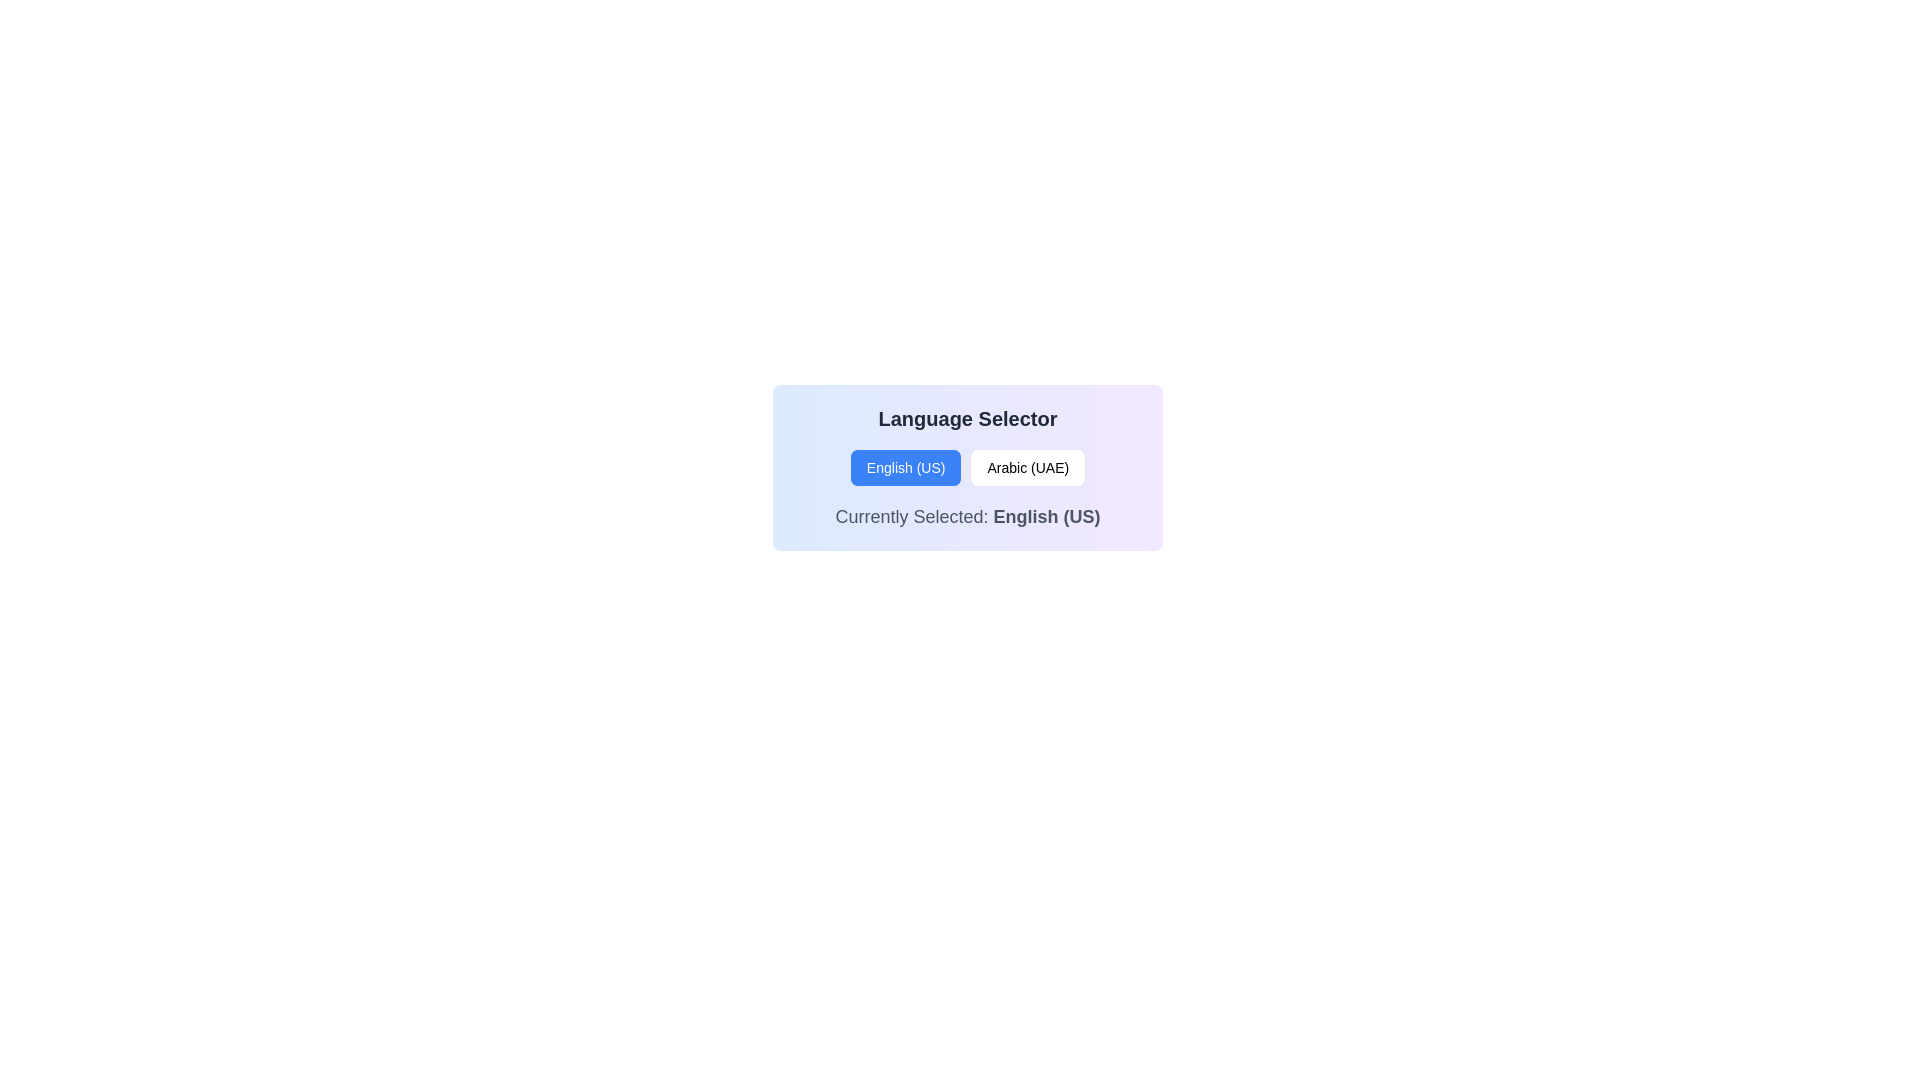 The height and width of the screenshot is (1080, 1920). I want to click on the 'Language Selector' text element, which is a bold, large-sized dark gray header located at the top of a card-like section, so click(968, 418).